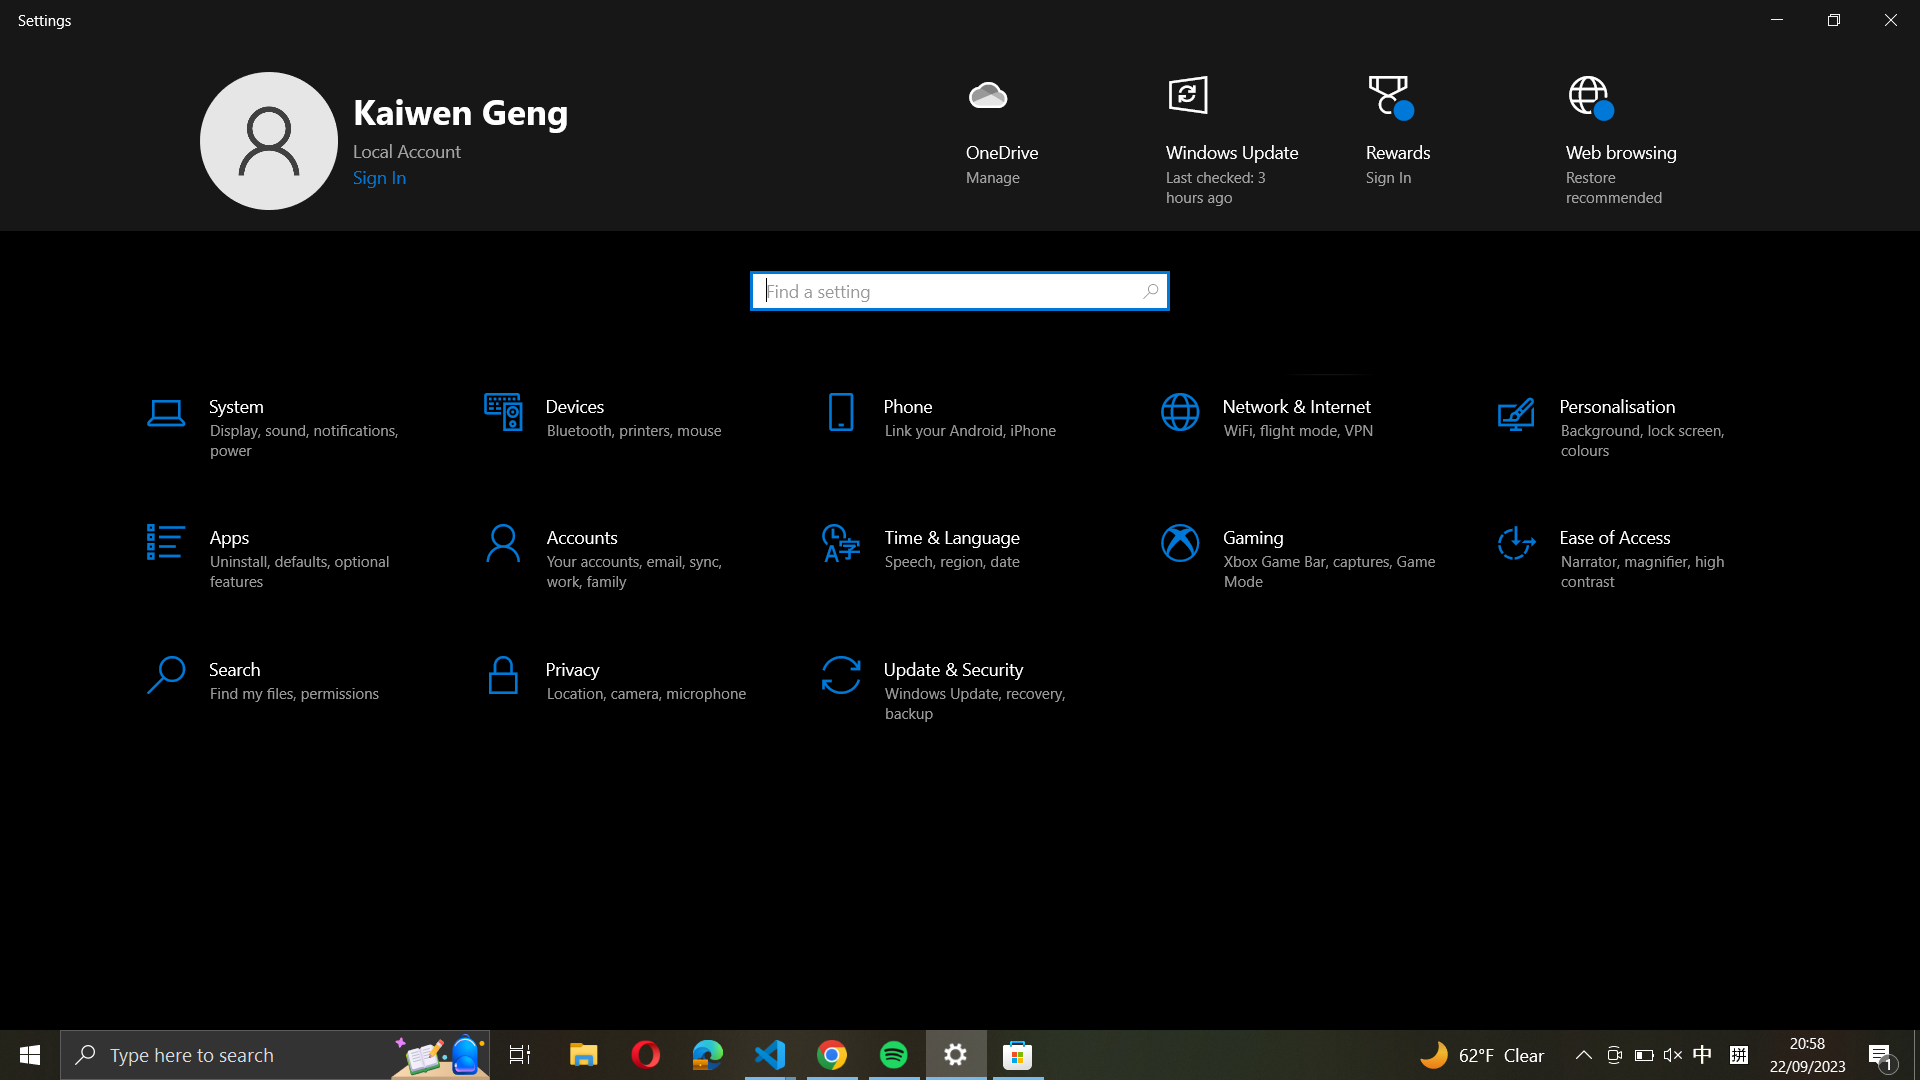 The height and width of the screenshot is (1080, 1920). I want to click on the "Rewards" option, so click(1406, 140).